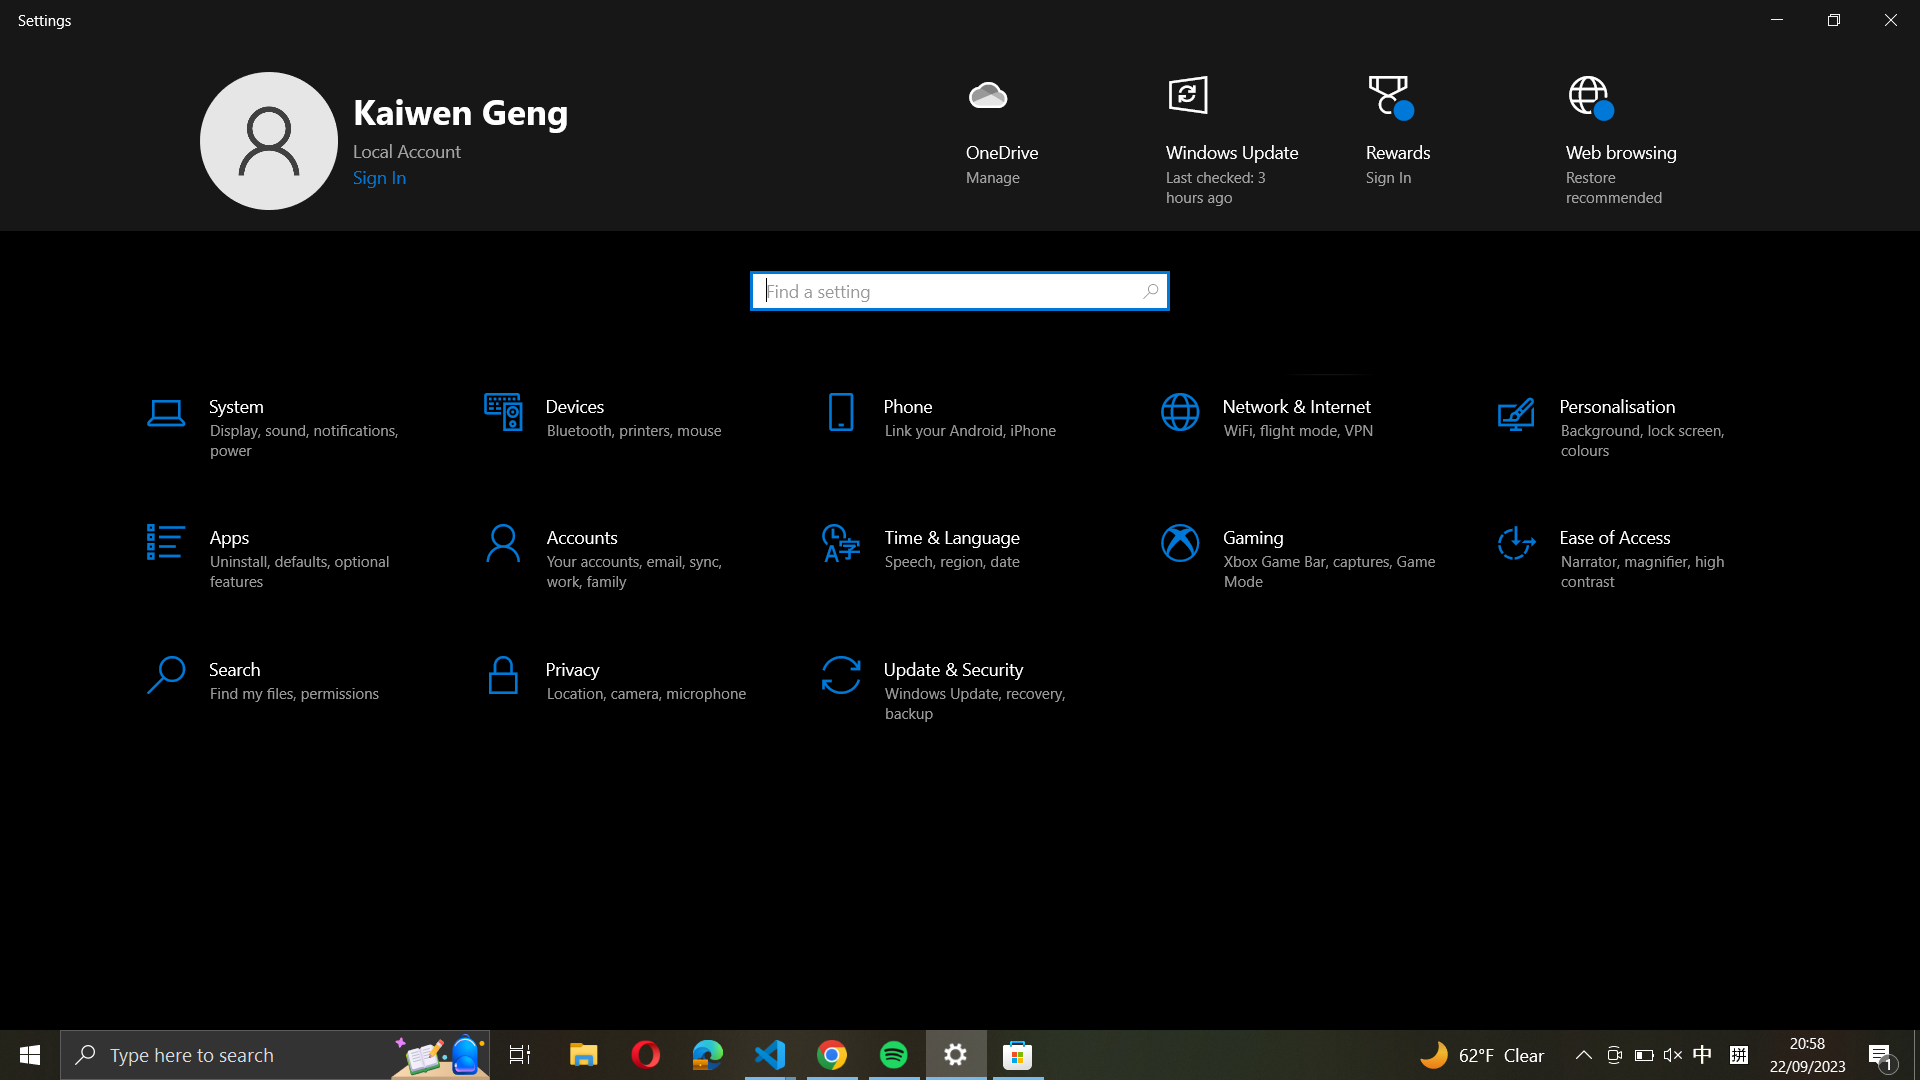 The height and width of the screenshot is (1080, 1920). I want to click on the "Rewards" option, so click(1406, 140).